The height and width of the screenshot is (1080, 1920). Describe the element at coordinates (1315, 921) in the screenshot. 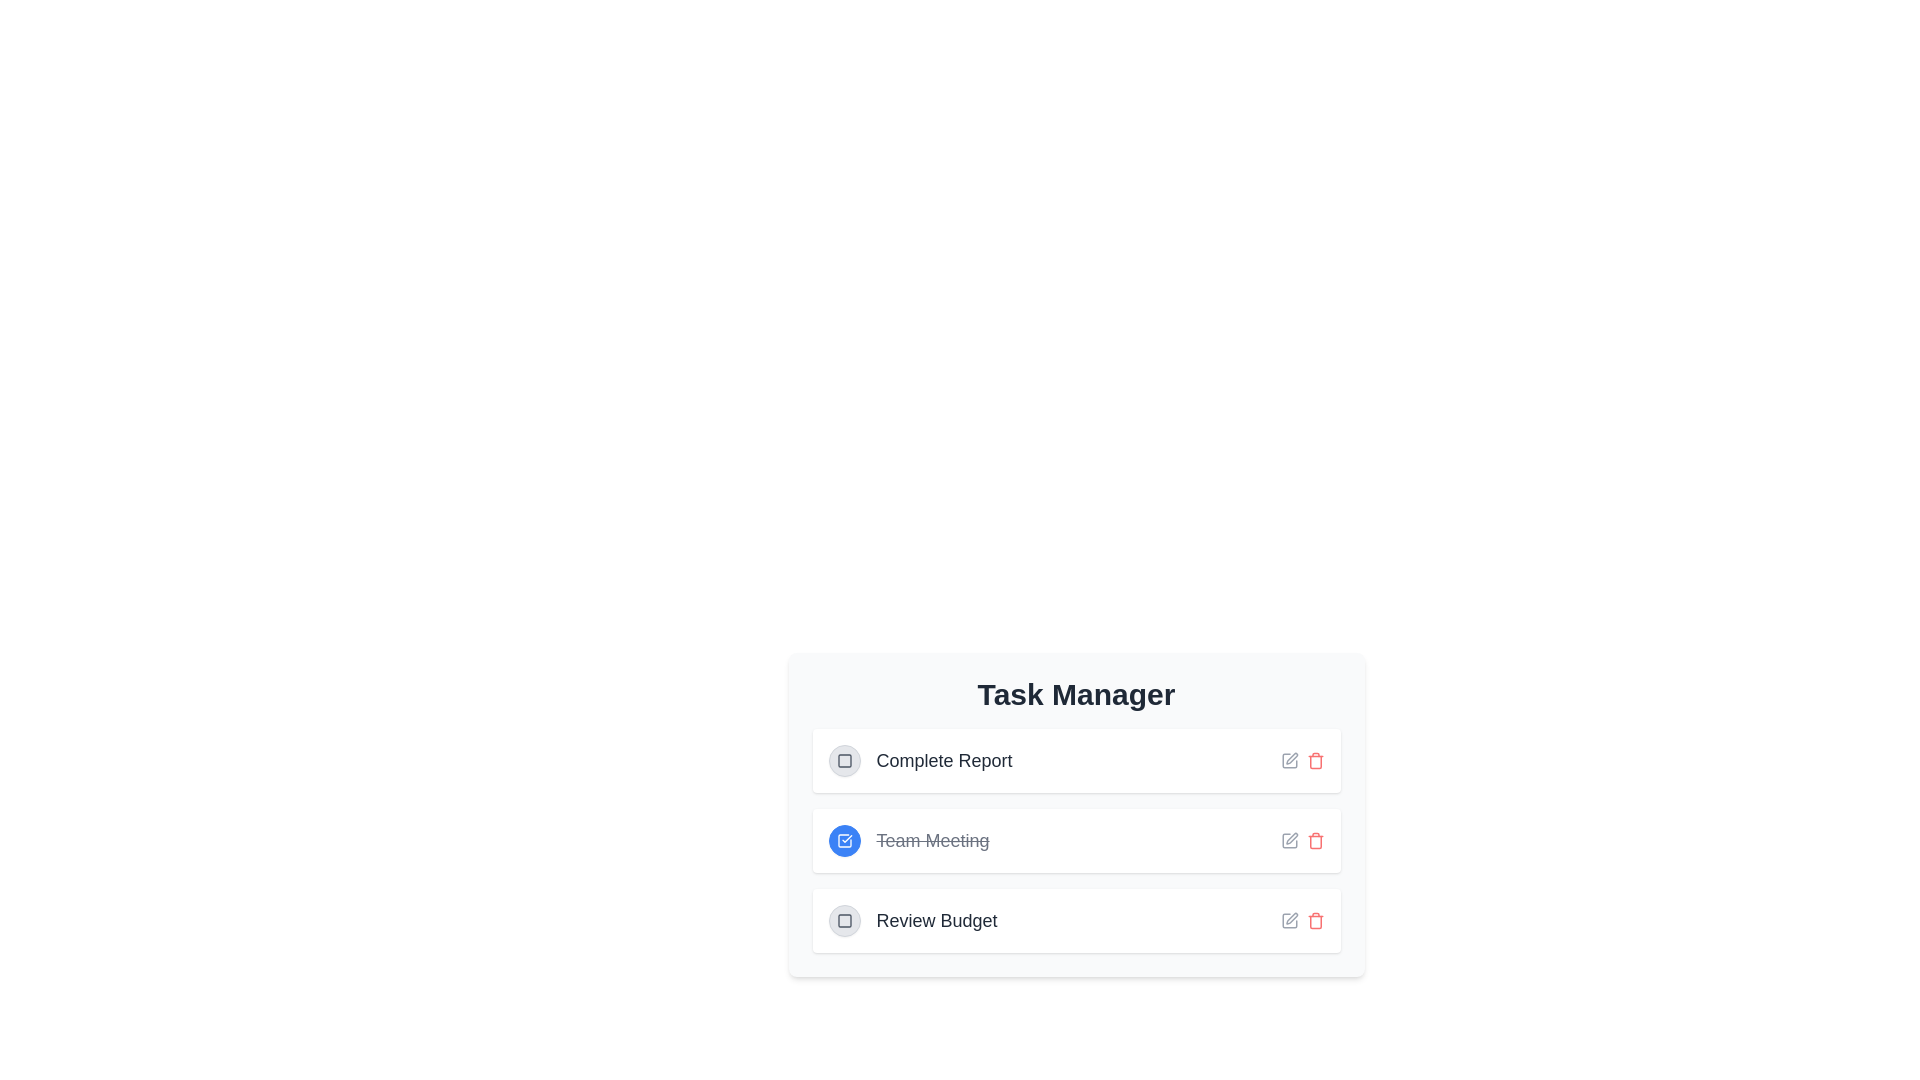

I see `the delete button for the task 'Review Budget'` at that location.